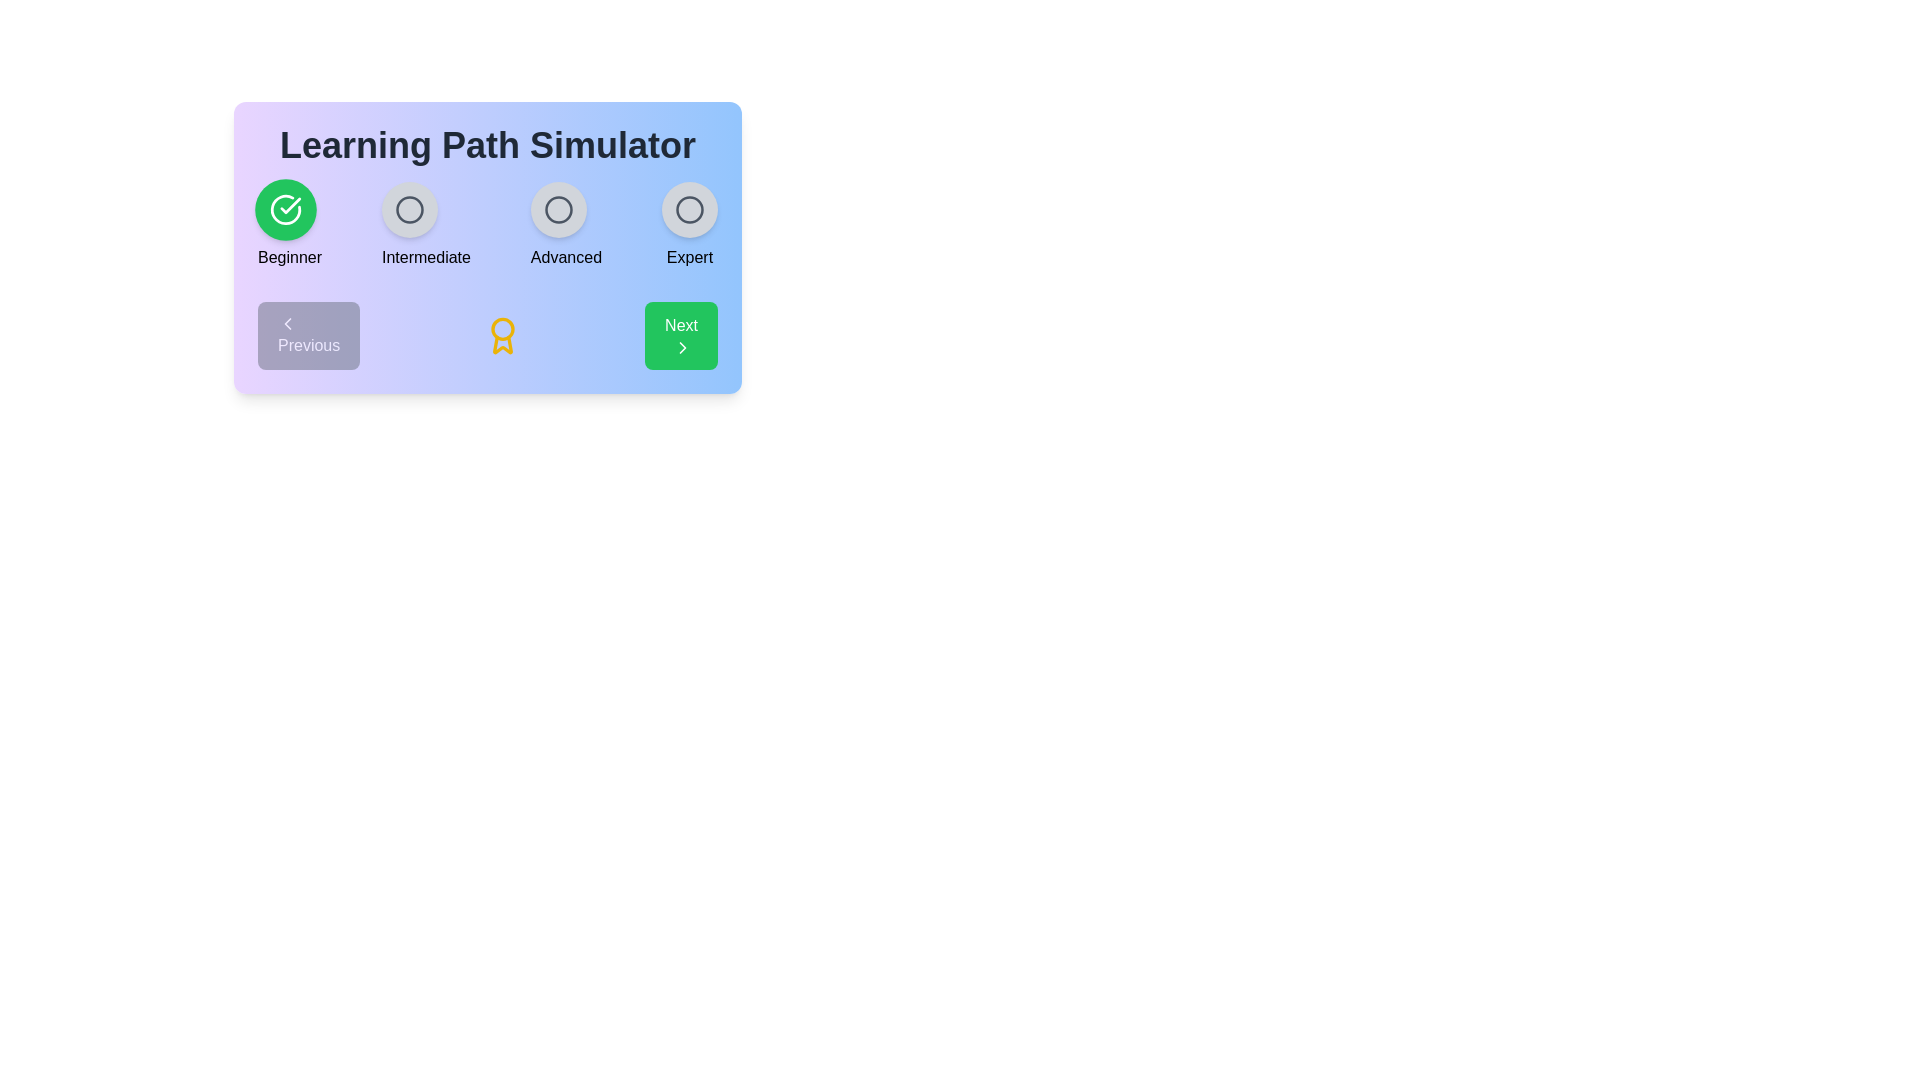 The height and width of the screenshot is (1080, 1920). Describe the element at coordinates (690, 256) in the screenshot. I see `the 'Expert' text label, which is the fourth label in a horizontal list of expertise options` at that location.